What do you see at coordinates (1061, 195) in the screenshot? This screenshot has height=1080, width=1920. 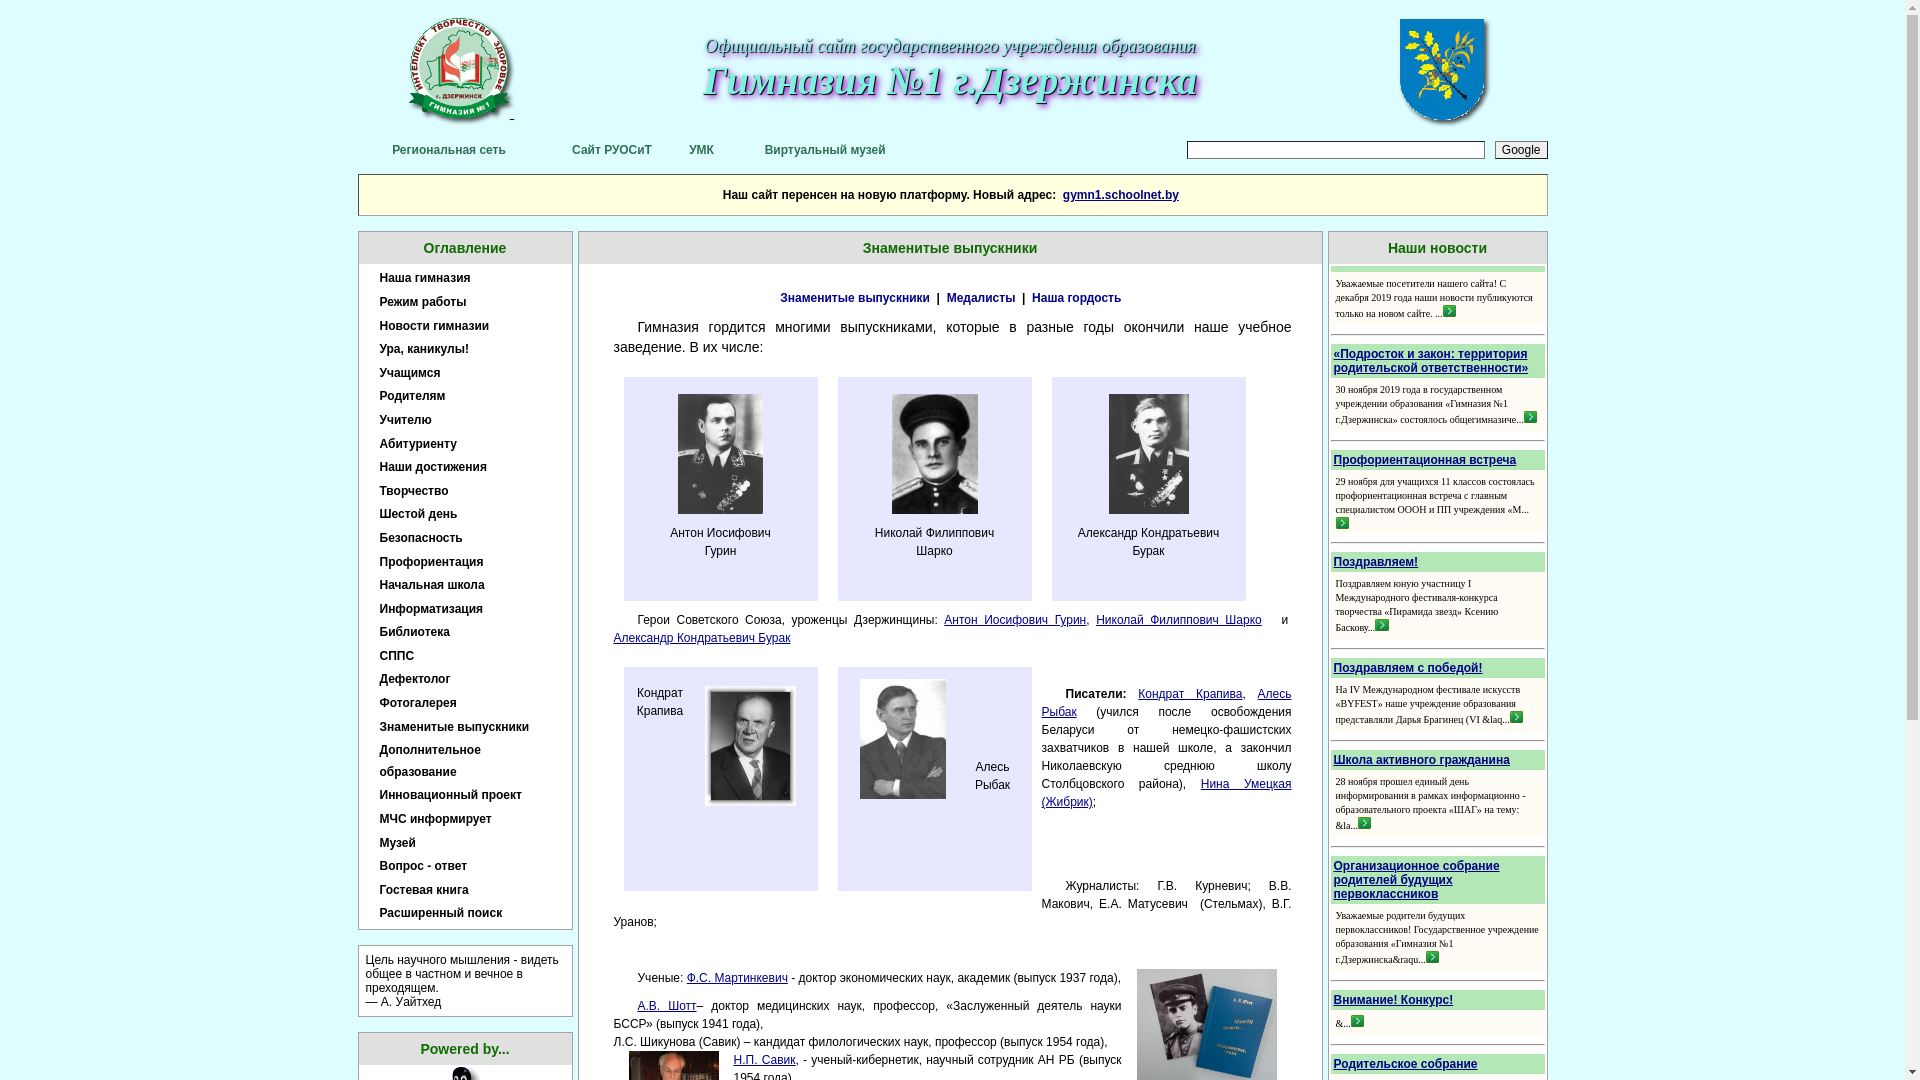 I see `'gymn1.schoolnet.by'` at bounding box center [1061, 195].